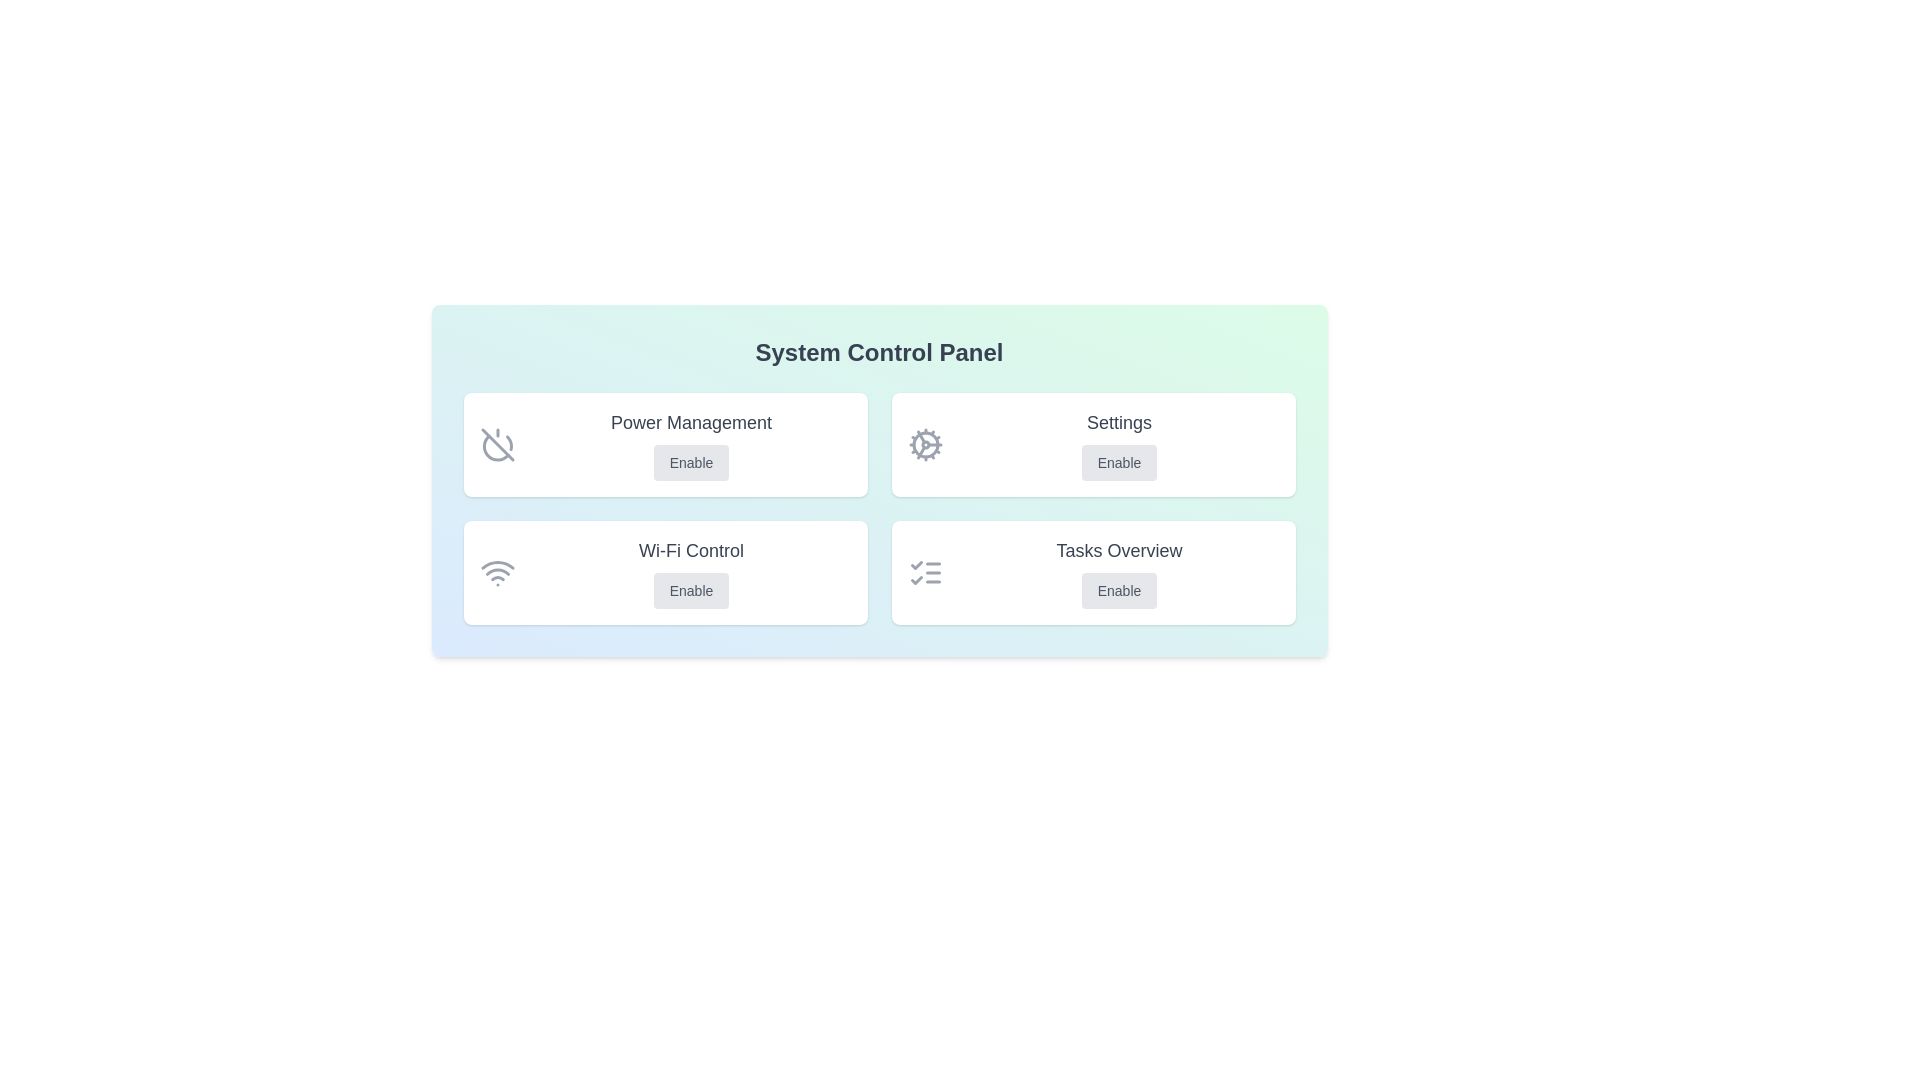 The height and width of the screenshot is (1080, 1920). Describe the element at coordinates (497, 573) in the screenshot. I see `the Wi-Fi icon located in the 'Wi-Fi Control' panel, which features three curved lines radiating from a center point, styled with rounded edges and a grayish tone` at that location.